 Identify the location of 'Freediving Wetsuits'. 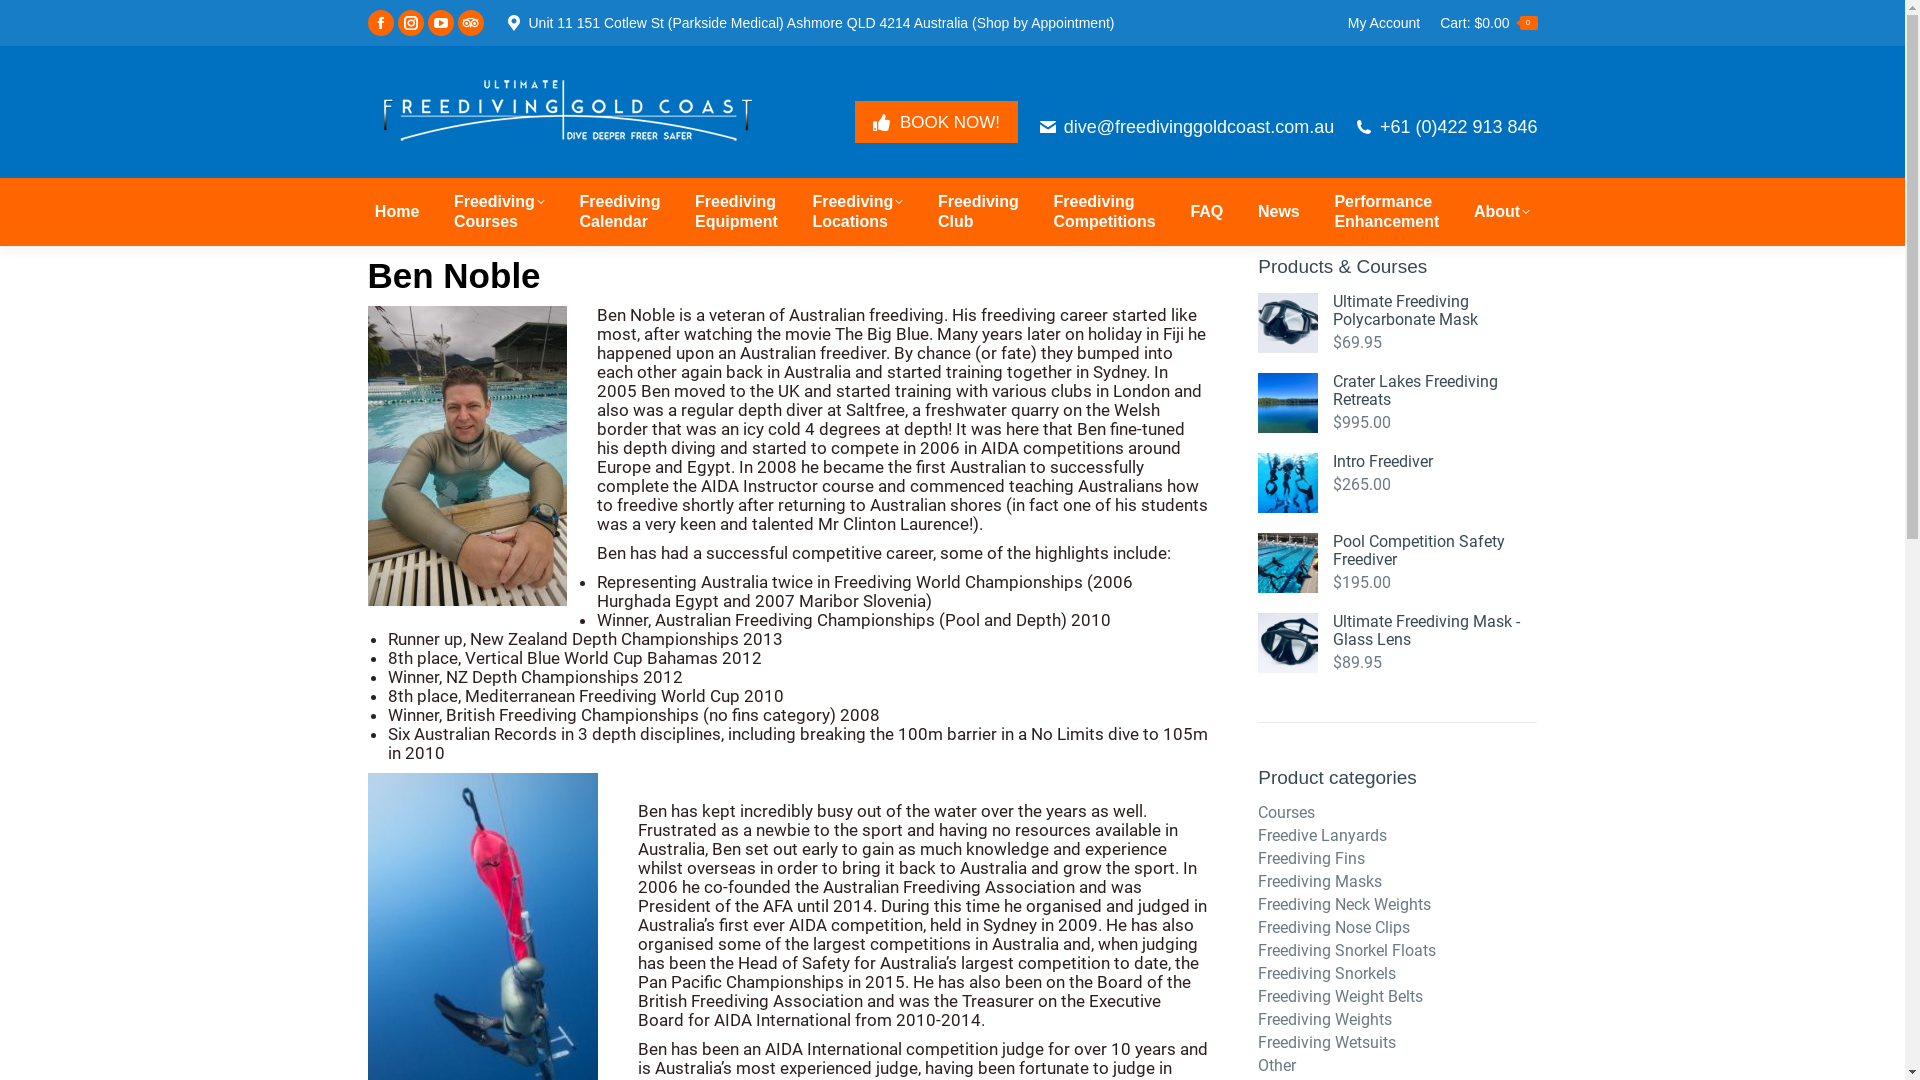
(1326, 1041).